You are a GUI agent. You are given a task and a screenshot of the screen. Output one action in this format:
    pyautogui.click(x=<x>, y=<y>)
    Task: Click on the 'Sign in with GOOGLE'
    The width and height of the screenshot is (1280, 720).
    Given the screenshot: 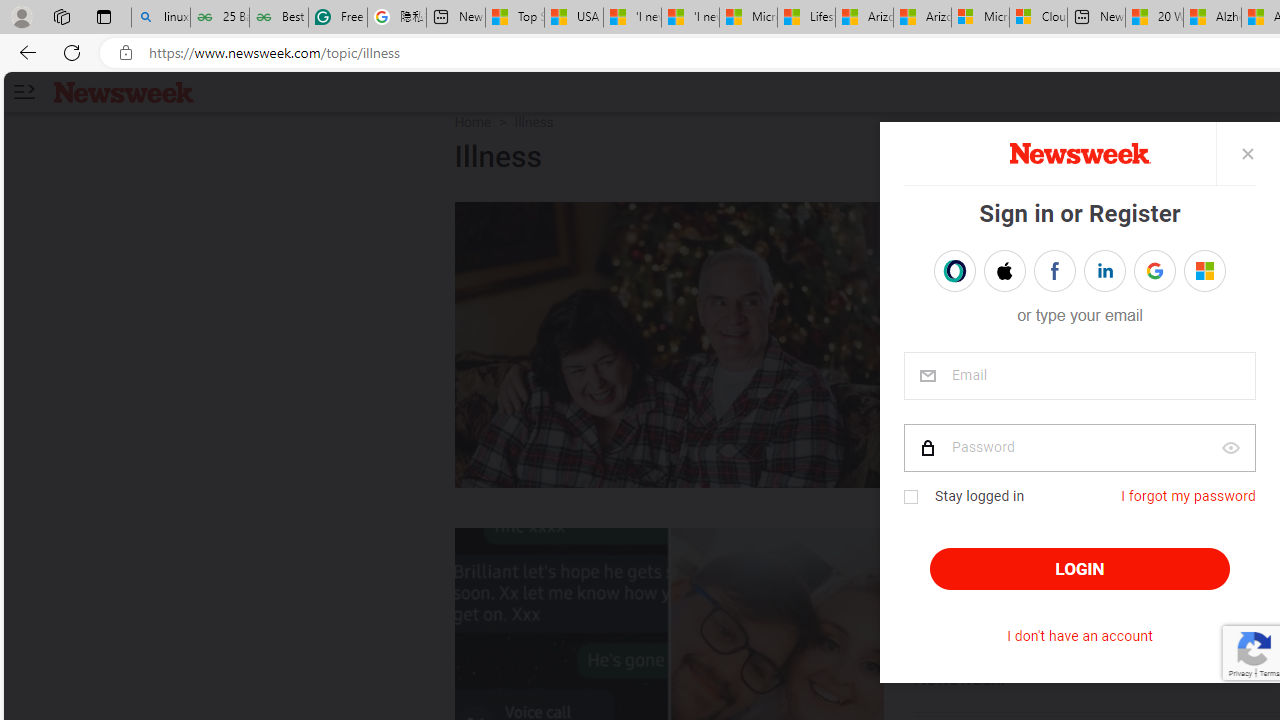 What is the action you would take?
    pyautogui.click(x=1154, y=271)
    